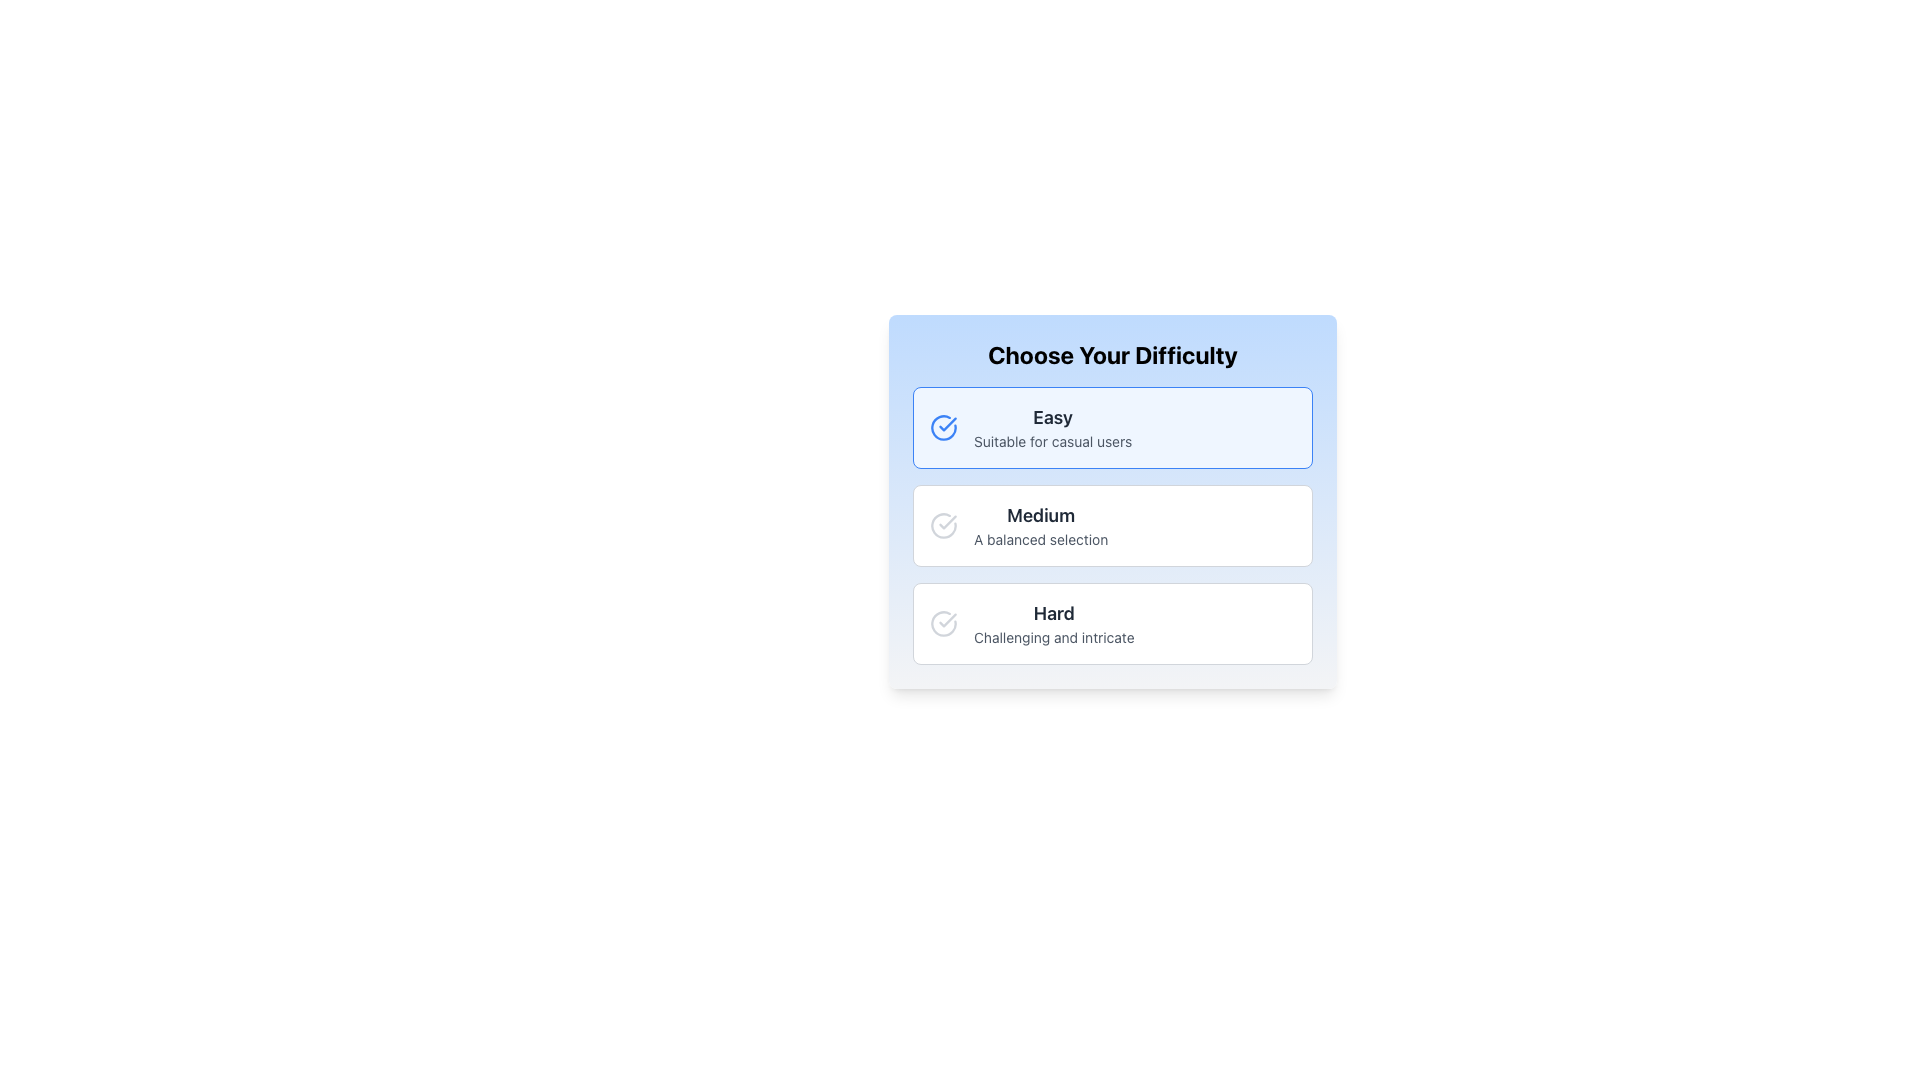 This screenshot has width=1920, height=1080. I want to click on the text label that contains 'Challenging and intricate', which is styled in gray and positioned beneath the 'Hard' label in the difficulty selection card, so click(1053, 637).